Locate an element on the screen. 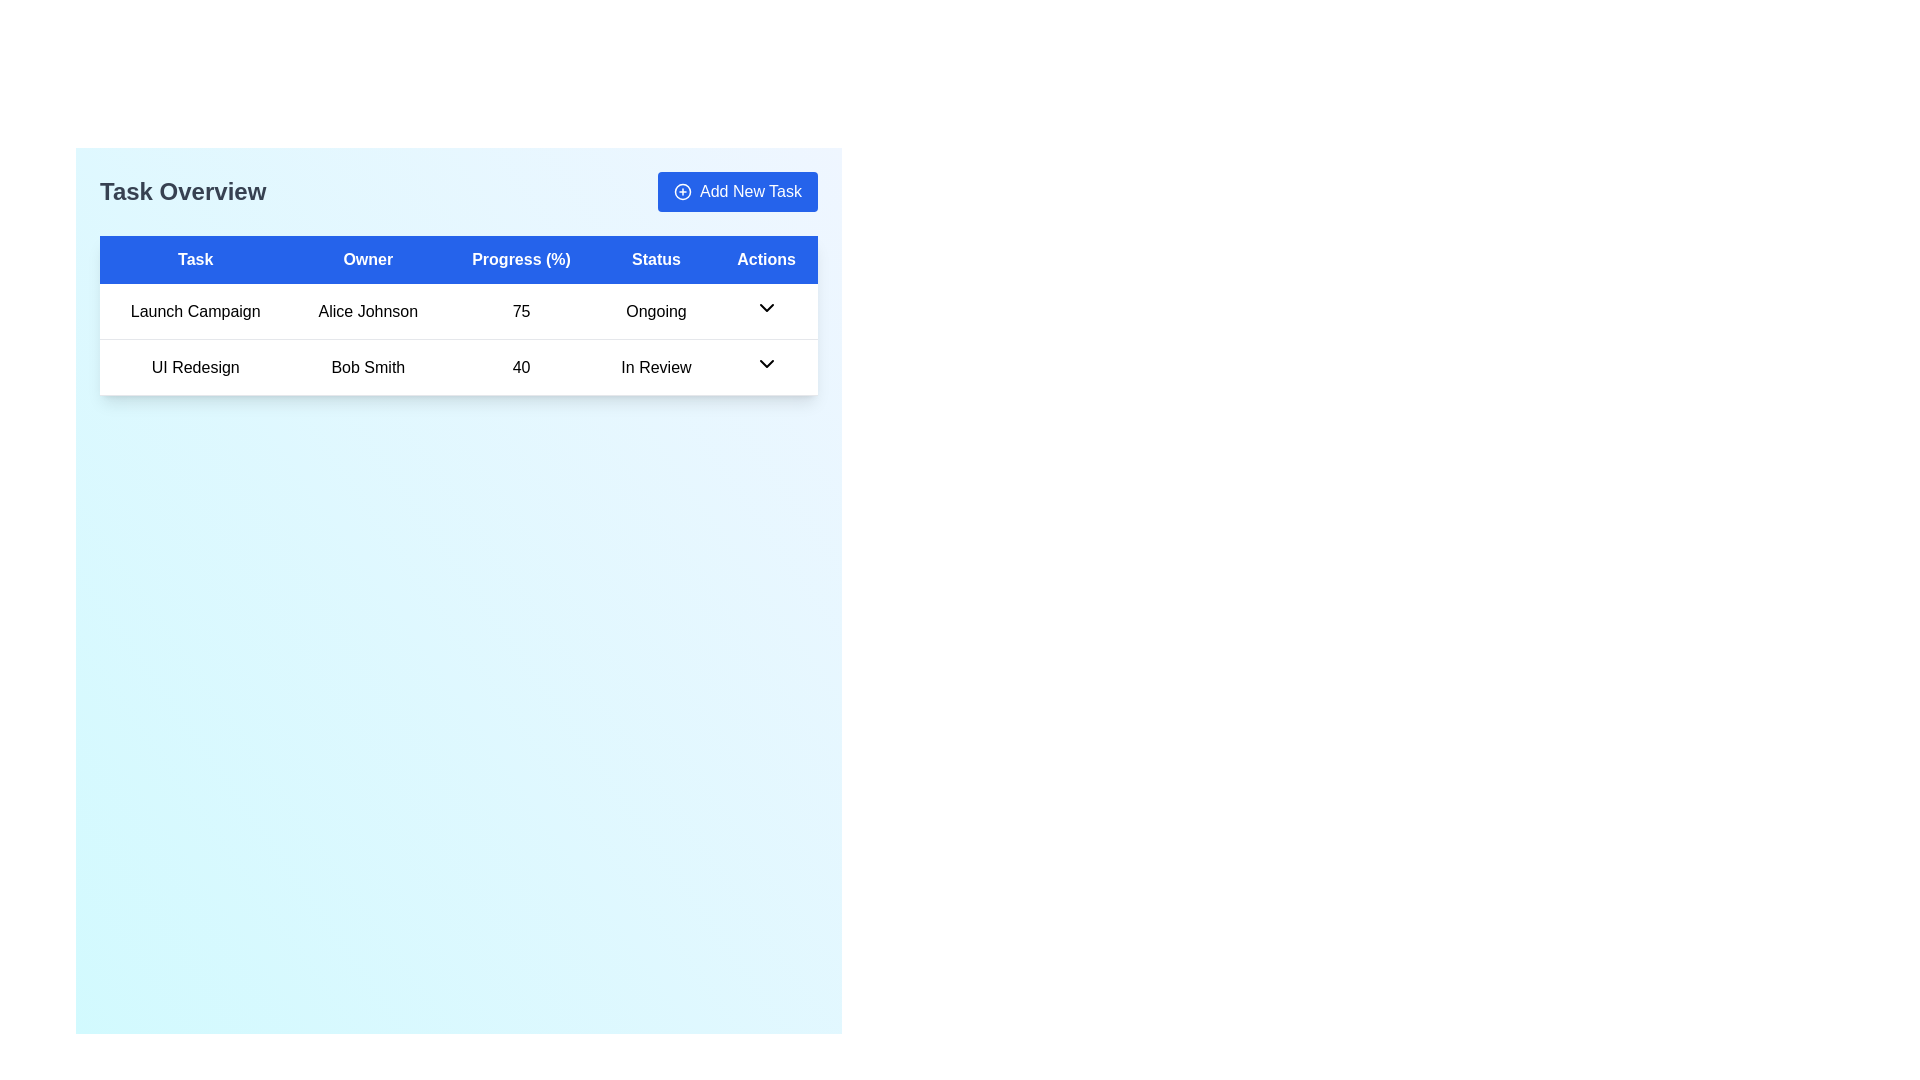  the static text content in the third column of the first row that represents the progress value for the task 'Launch Campaign' is located at coordinates (521, 311).